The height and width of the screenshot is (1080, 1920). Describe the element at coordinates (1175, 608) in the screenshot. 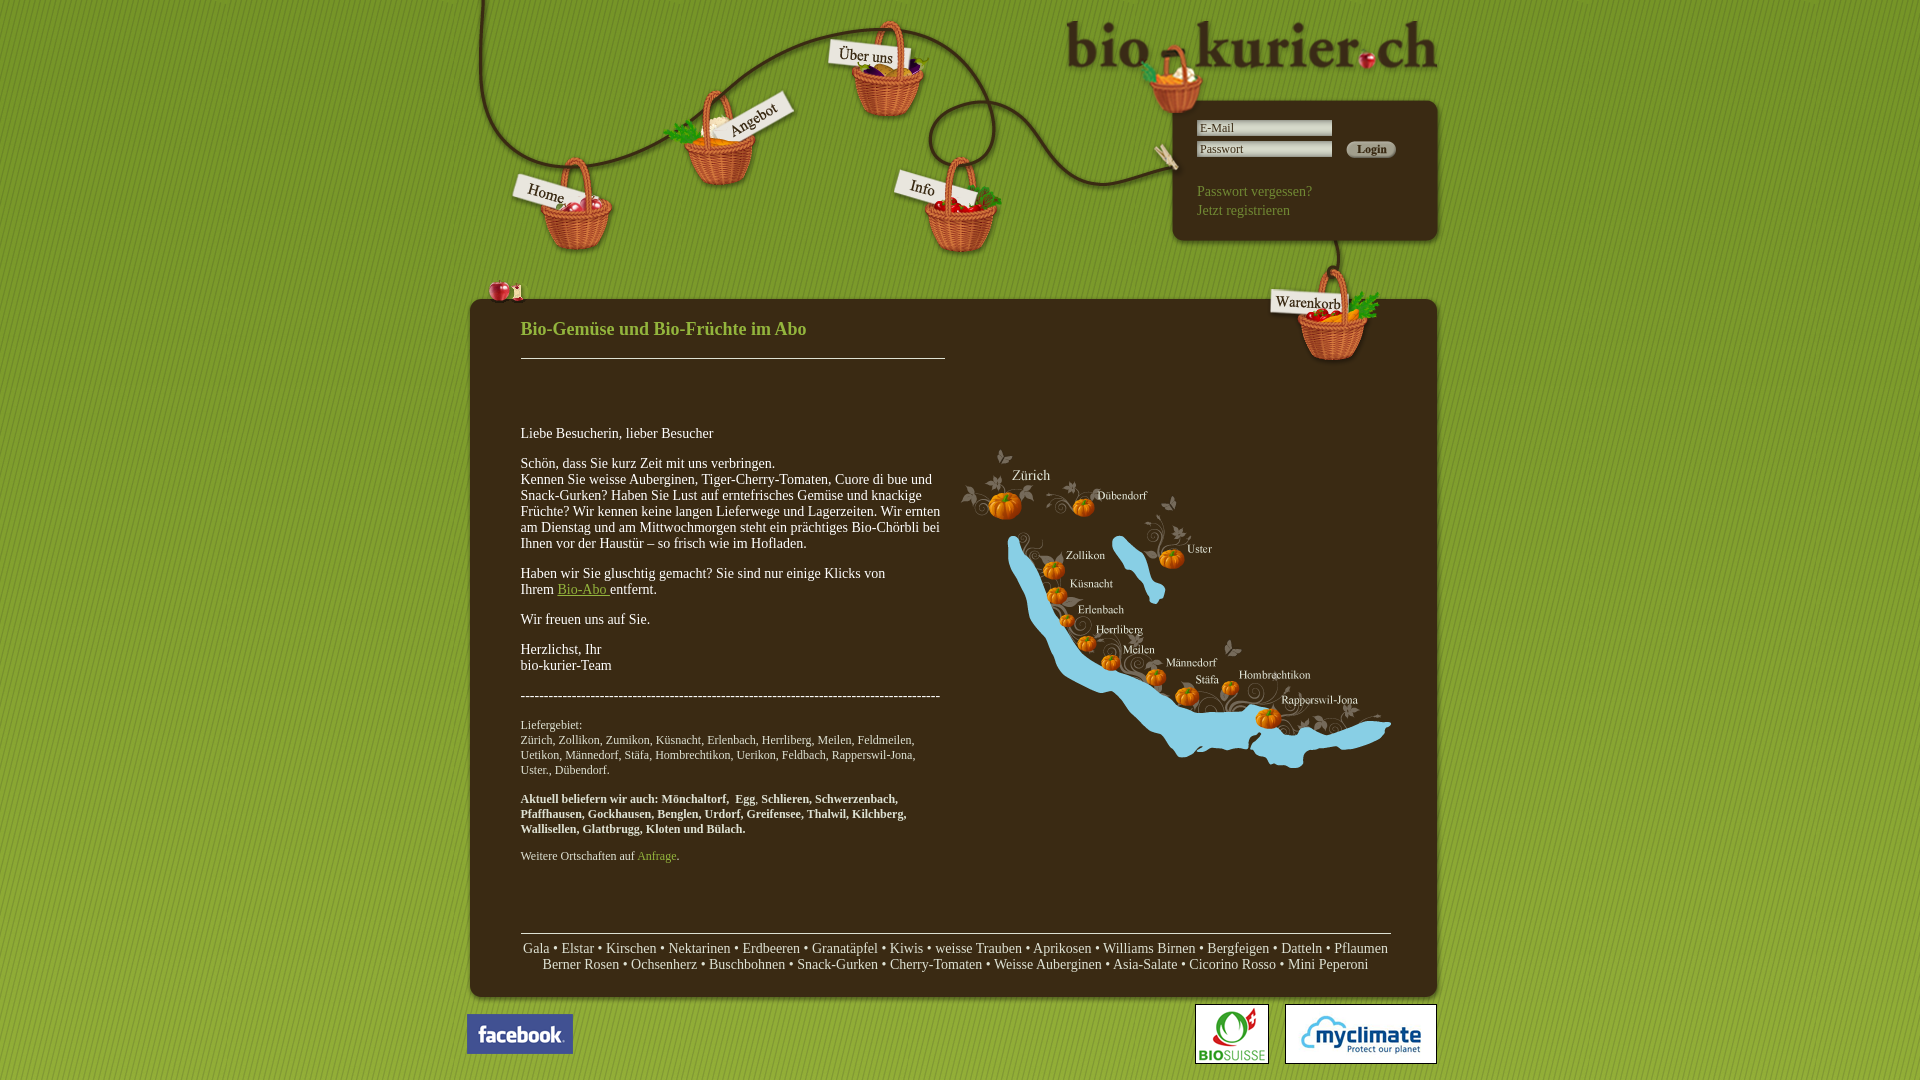

I see `'Liefergebiet Biokurier'` at that location.